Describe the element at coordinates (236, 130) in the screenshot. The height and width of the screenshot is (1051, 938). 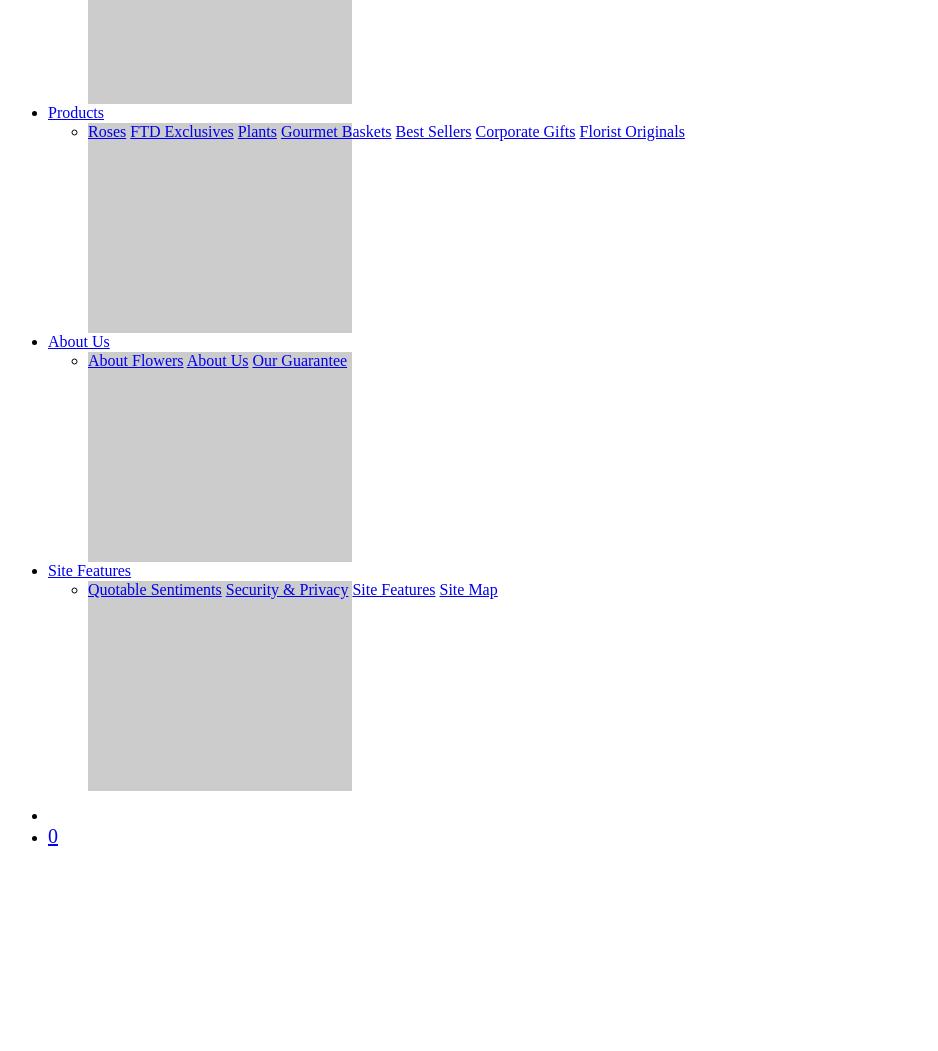
I see `'Plants'` at that location.